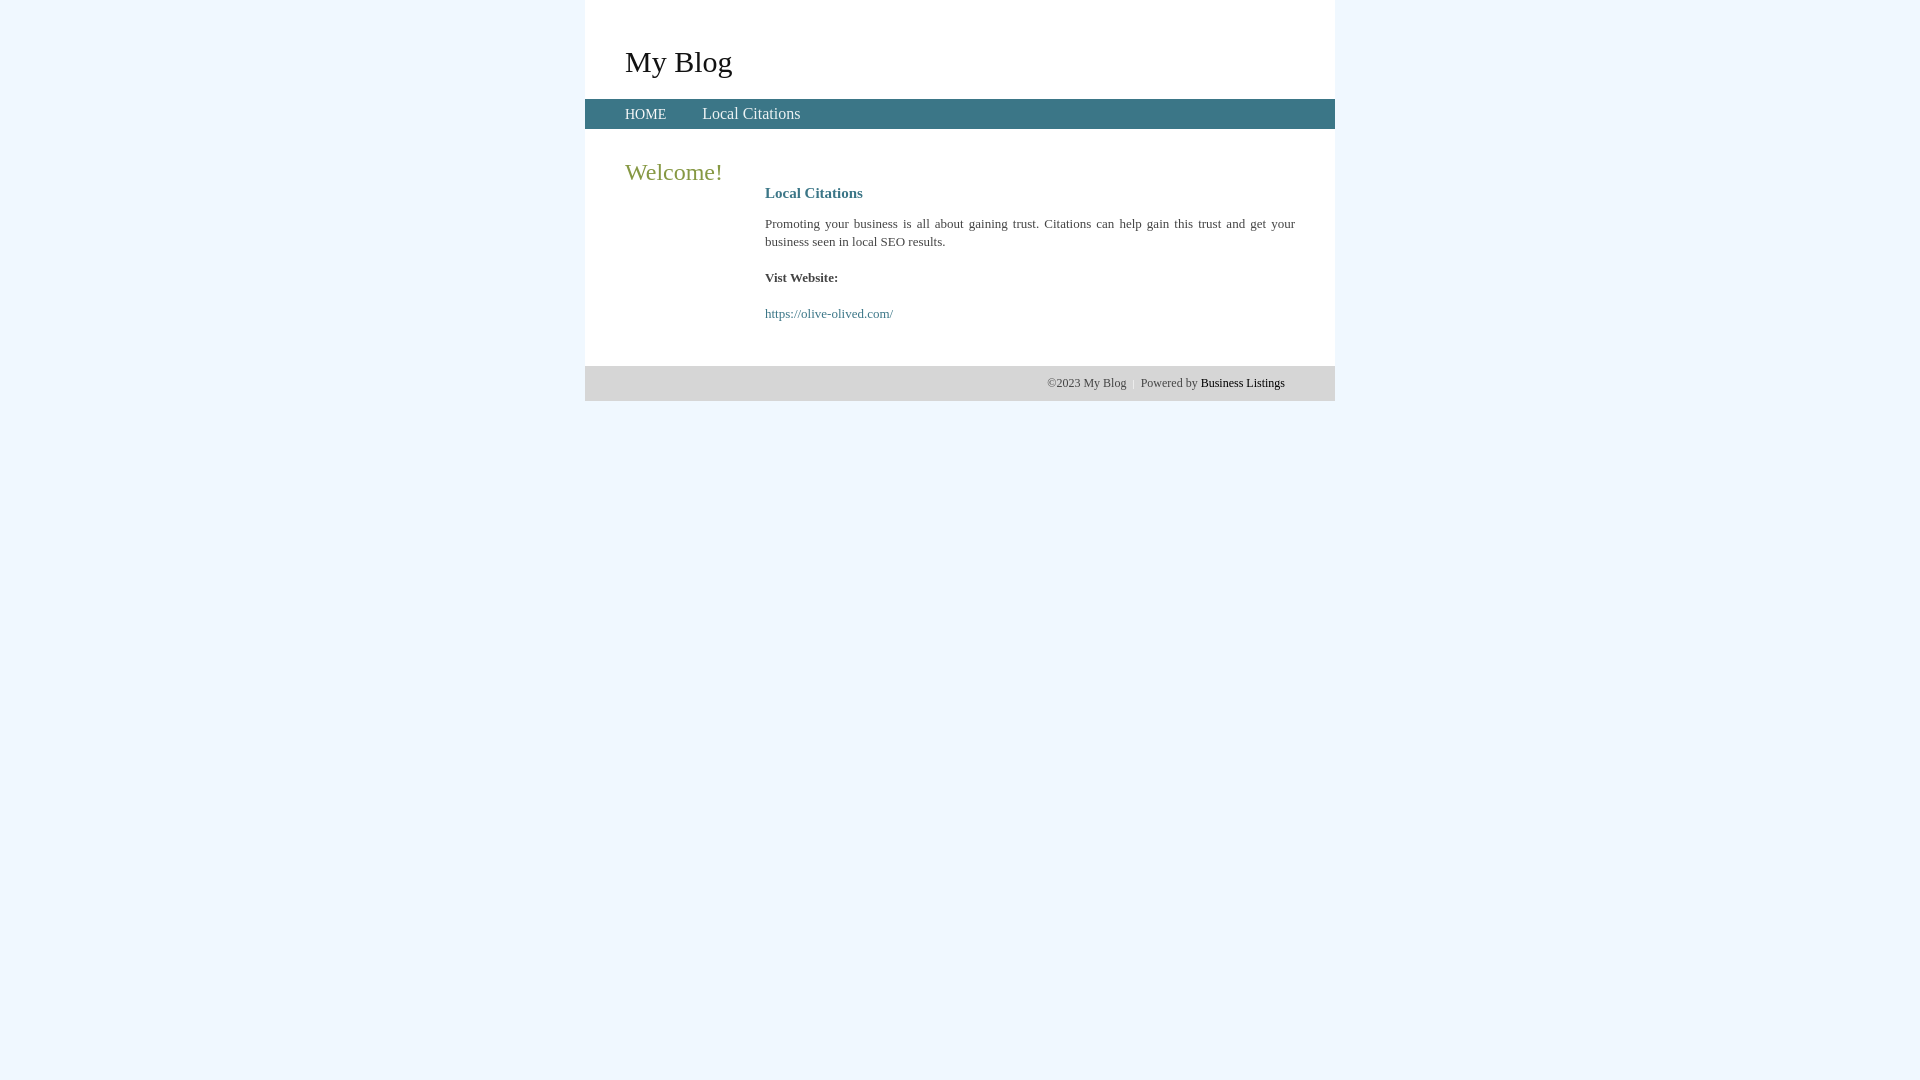  What do you see at coordinates (645, 114) in the screenshot?
I see `'HOME'` at bounding box center [645, 114].